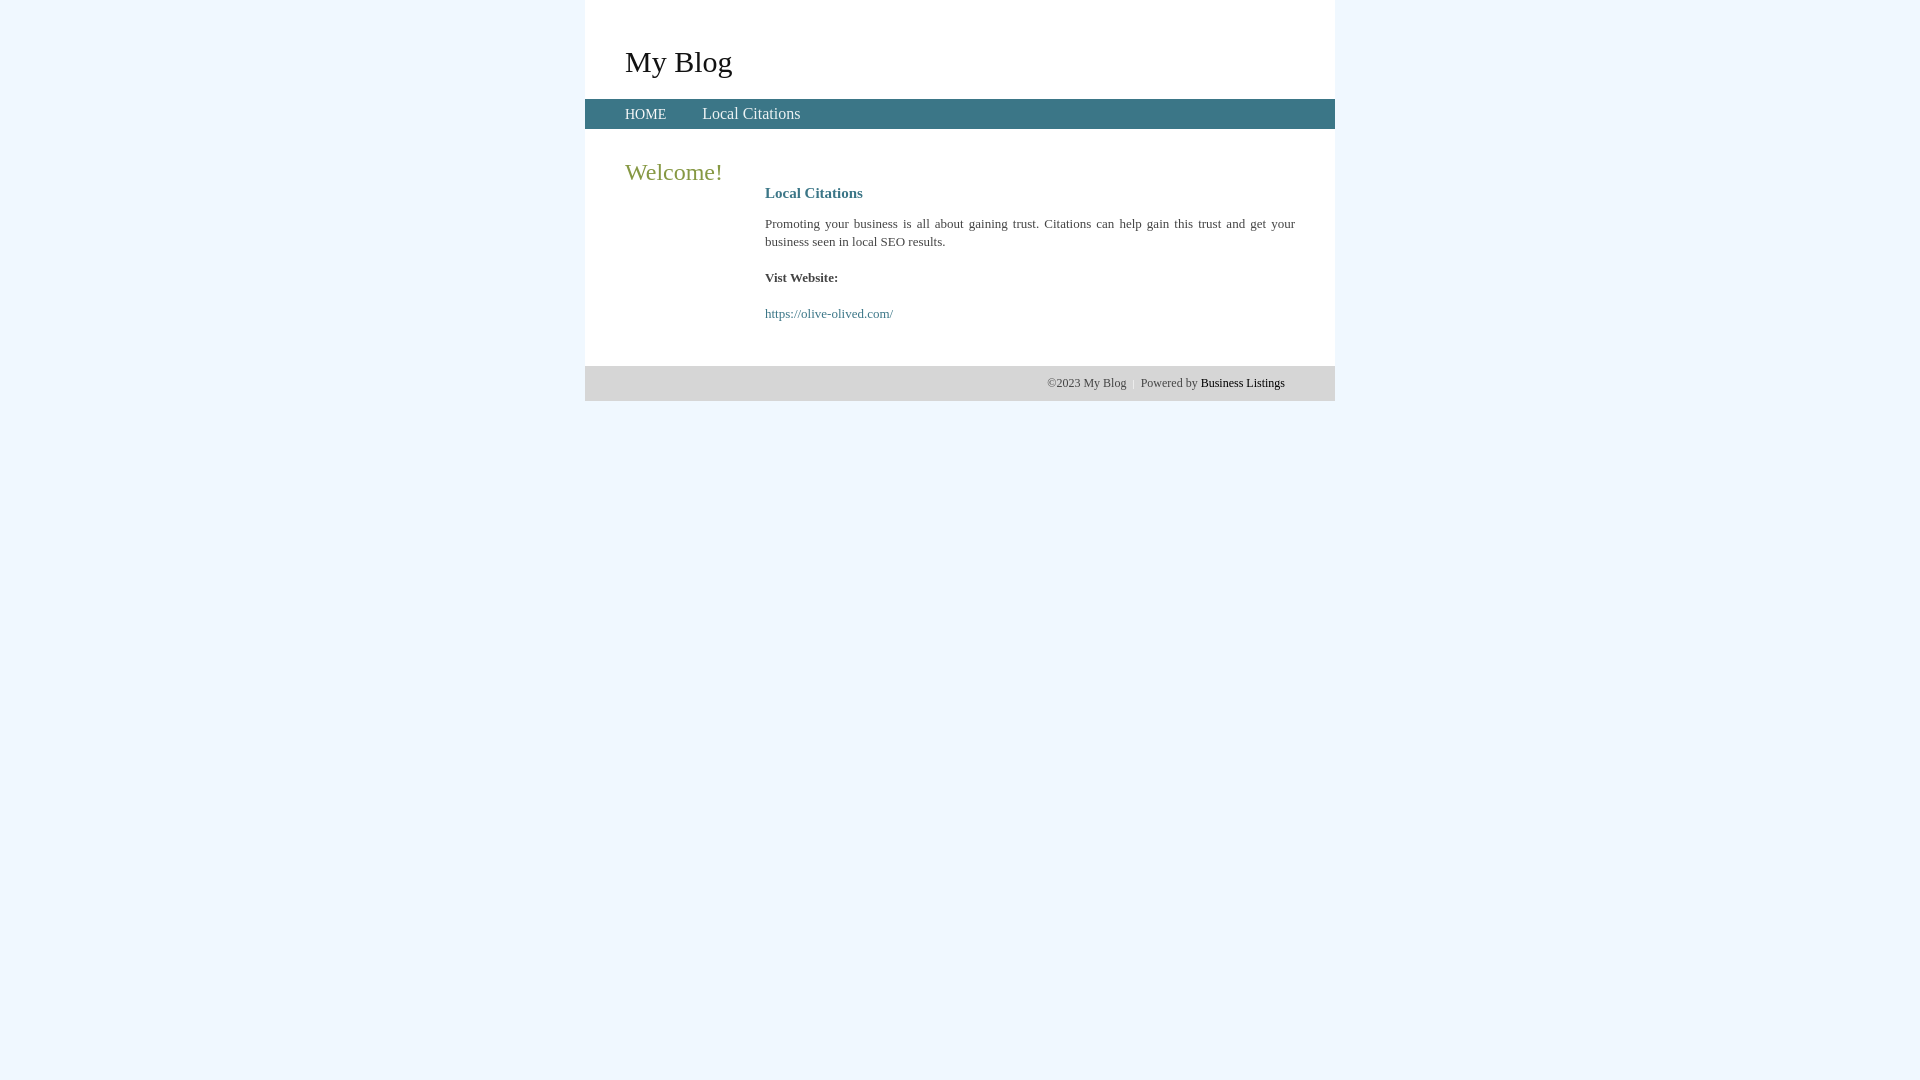  What do you see at coordinates (645, 114) in the screenshot?
I see `'HOME'` at bounding box center [645, 114].